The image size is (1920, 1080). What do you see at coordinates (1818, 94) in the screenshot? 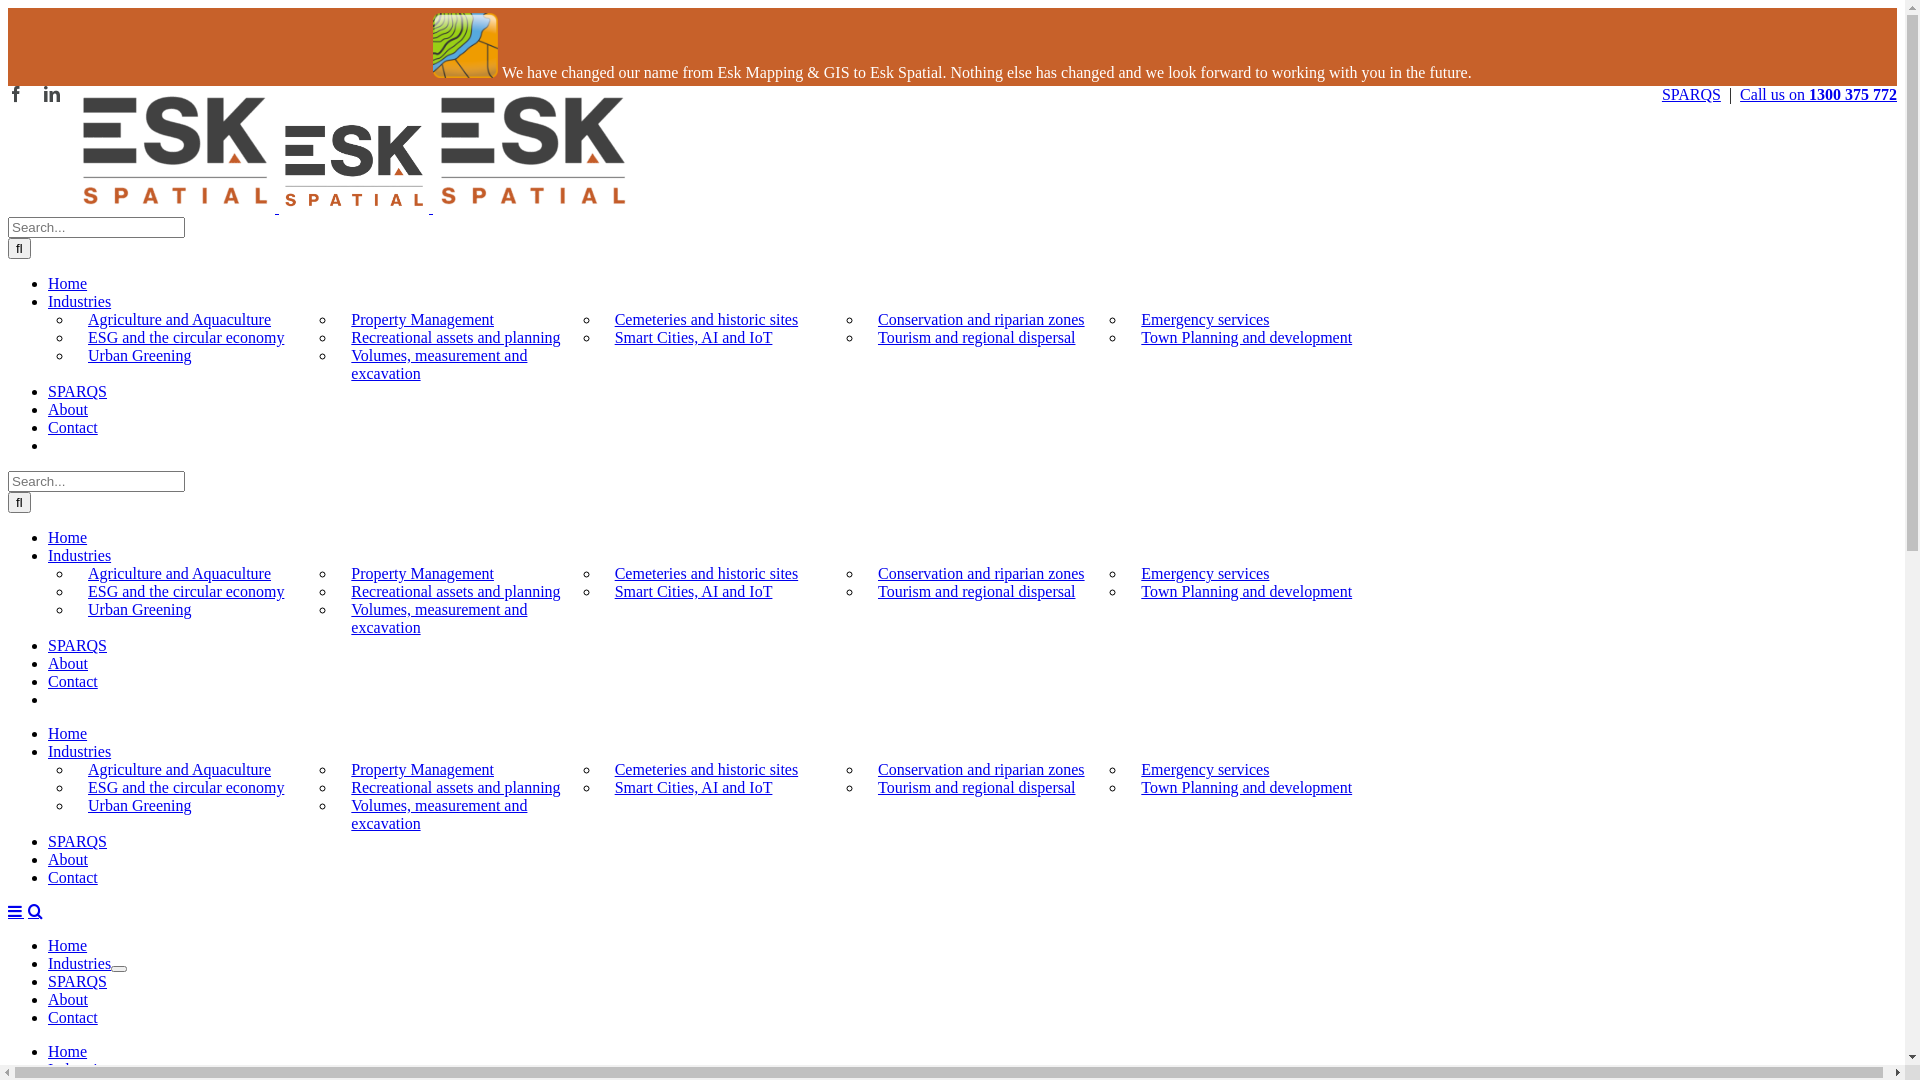
I see `'Call us on 1300 375 772'` at bounding box center [1818, 94].